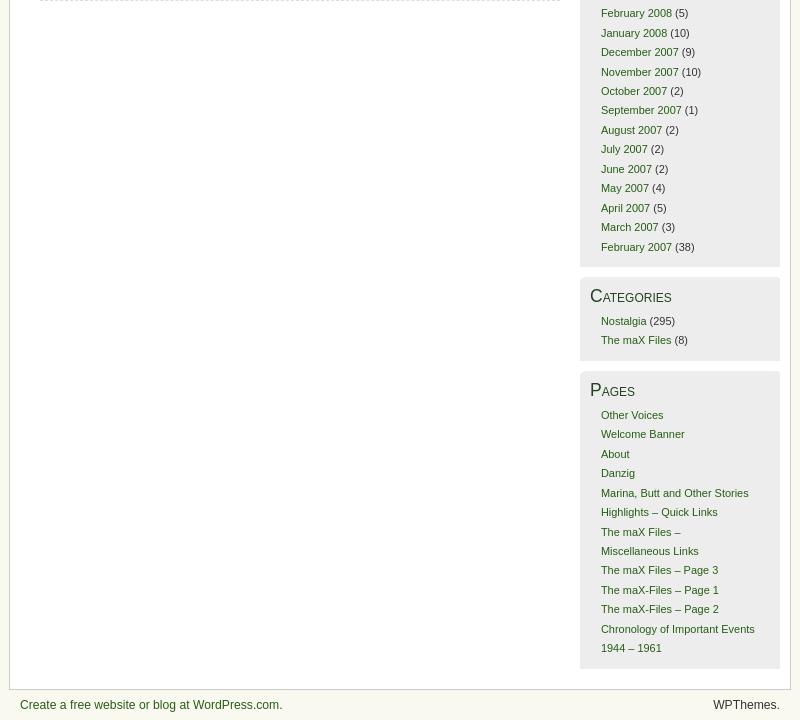  I want to click on 'The maX Files – Page 3', so click(657, 570).